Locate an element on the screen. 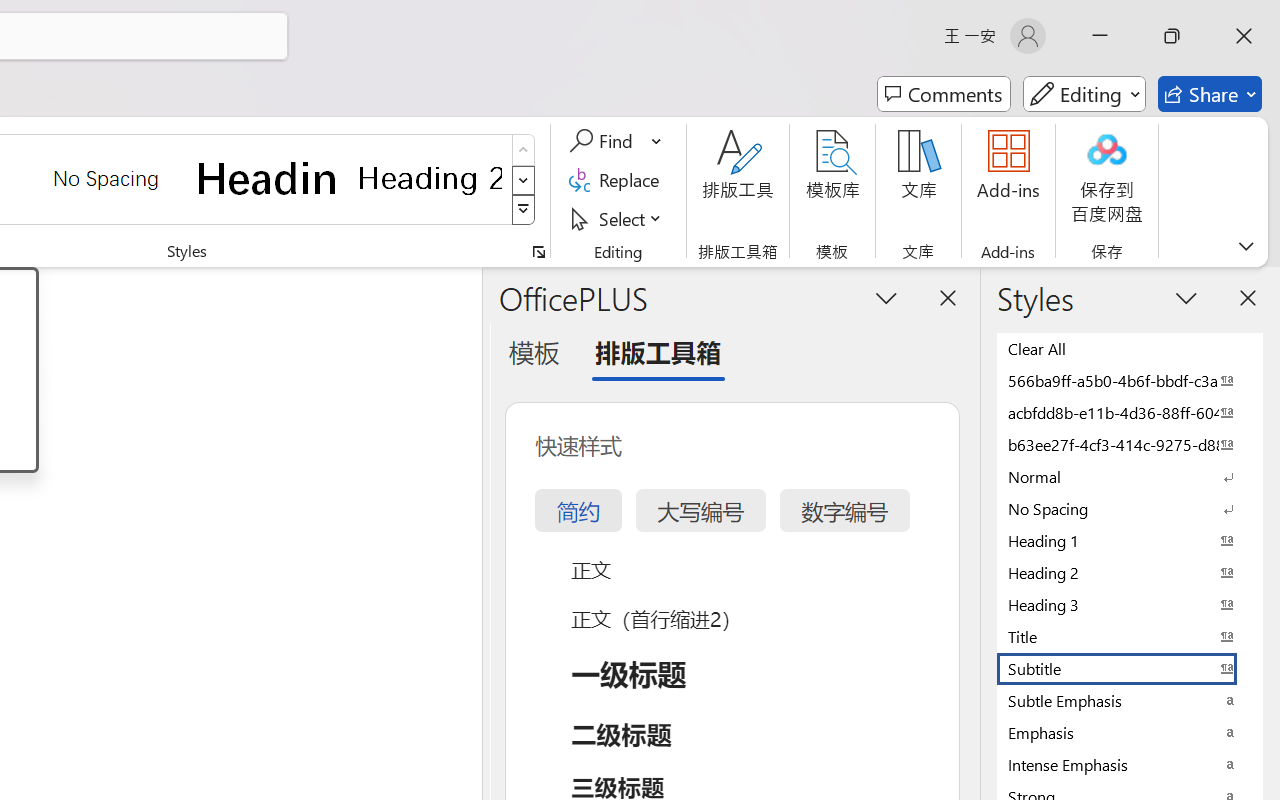  'Title' is located at coordinates (1130, 635).